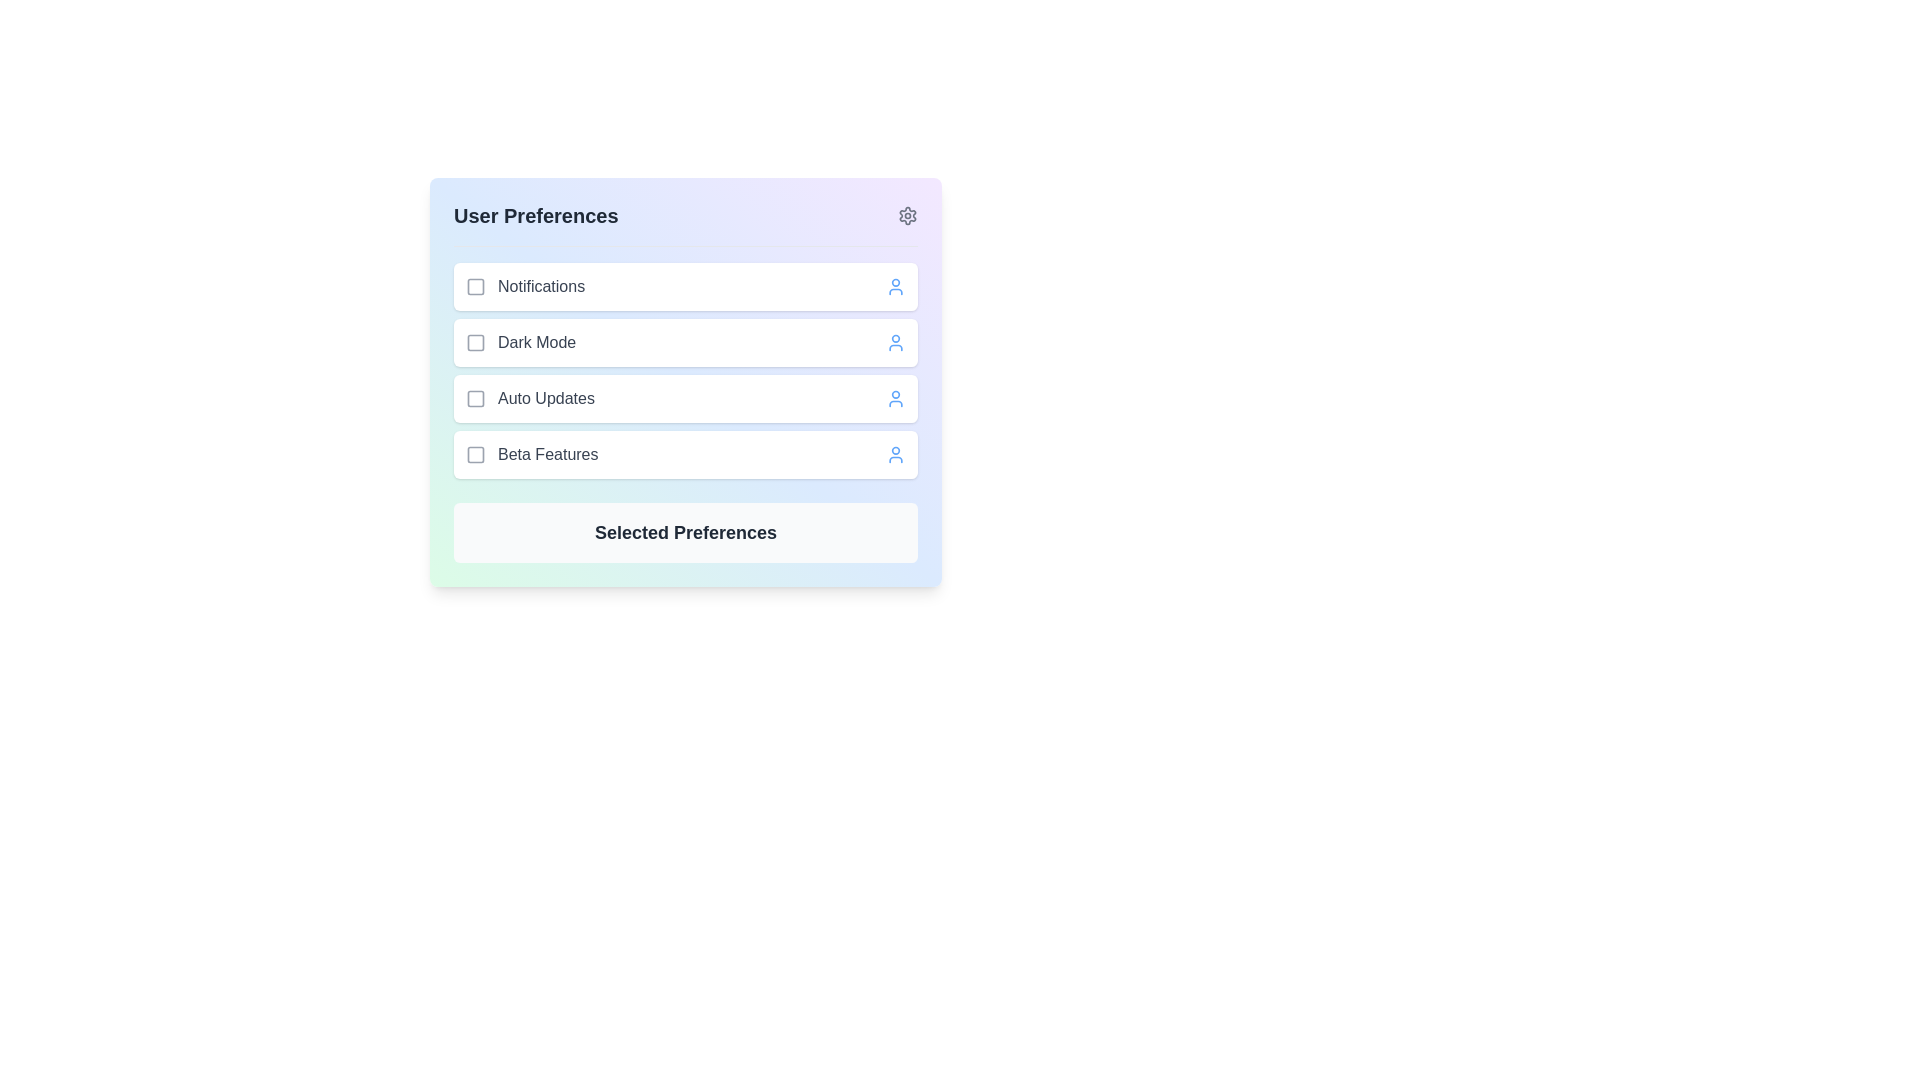 The image size is (1920, 1080). I want to click on the checkbox, so click(474, 455).